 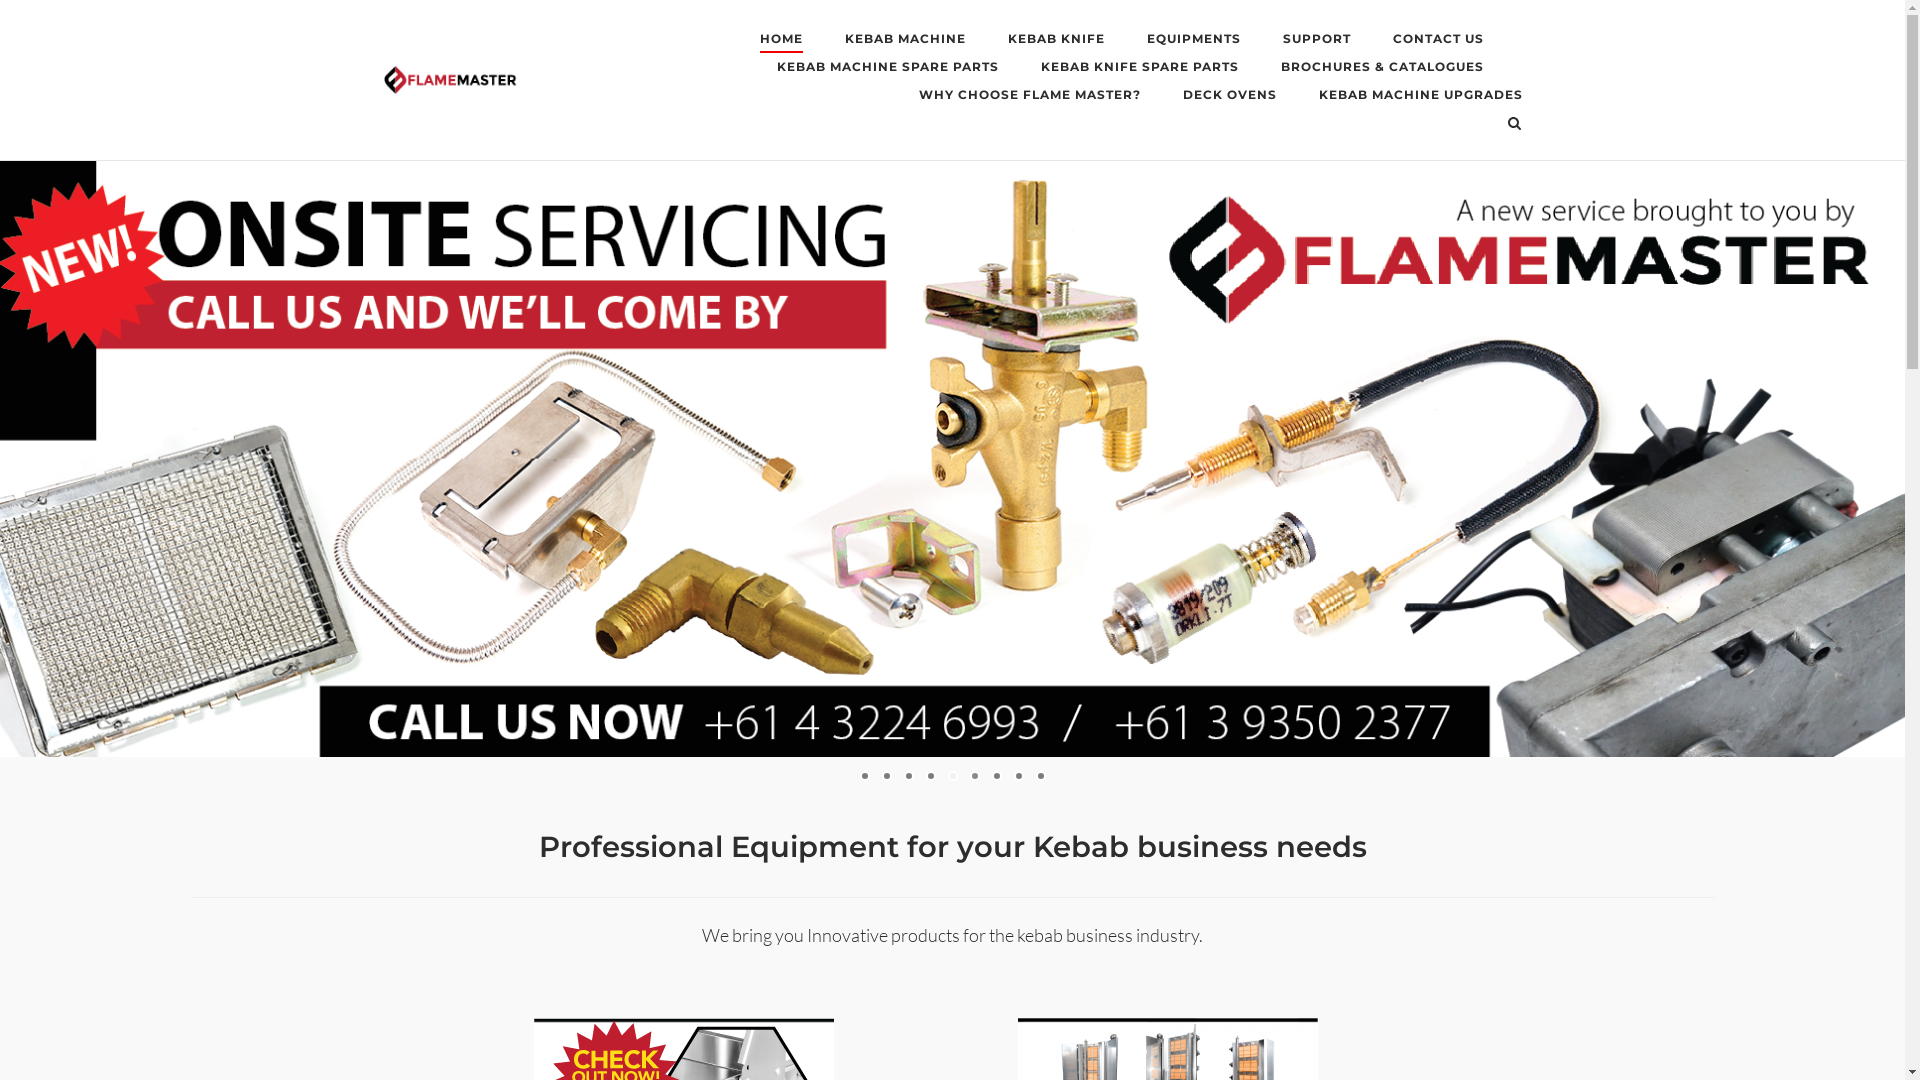 I want to click on '9', so click(x=1040, y=774).